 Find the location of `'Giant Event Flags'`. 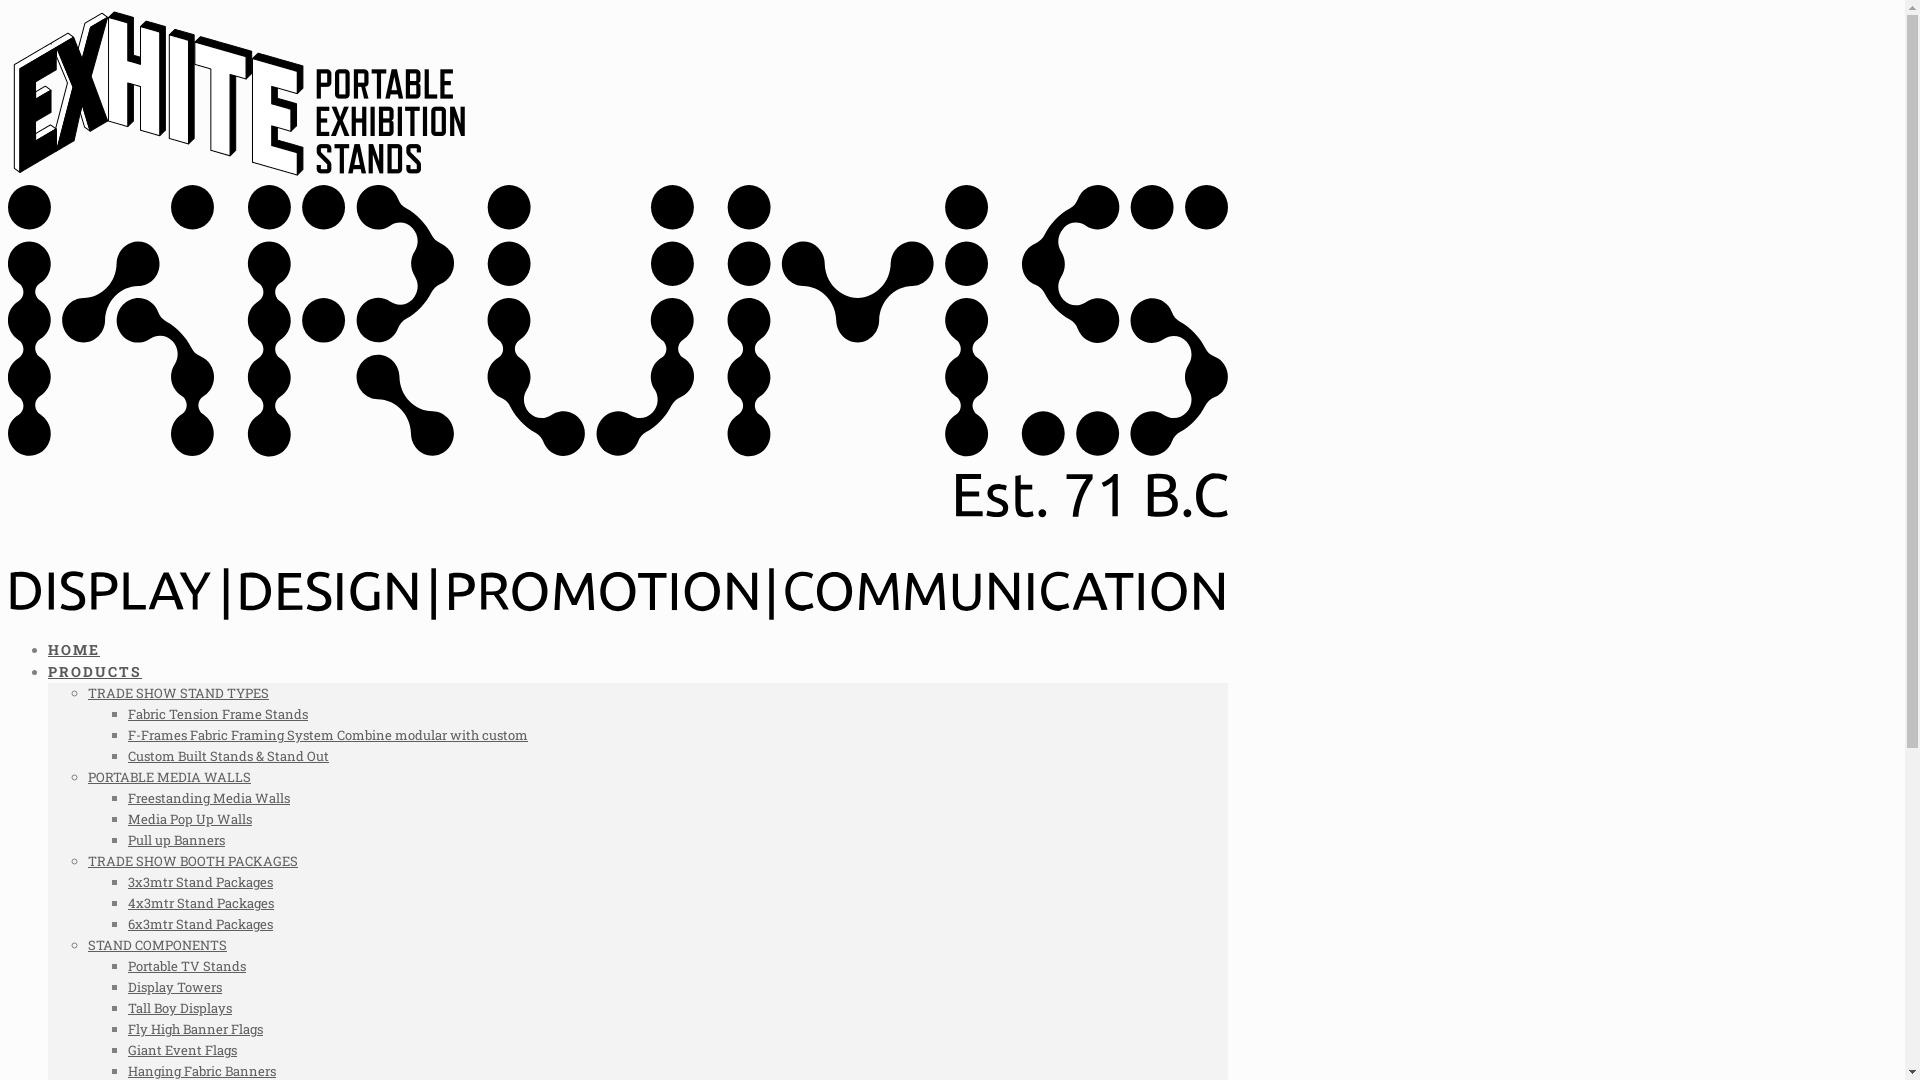

'Giant Event Flags' is located at coordinates (182, 1048).